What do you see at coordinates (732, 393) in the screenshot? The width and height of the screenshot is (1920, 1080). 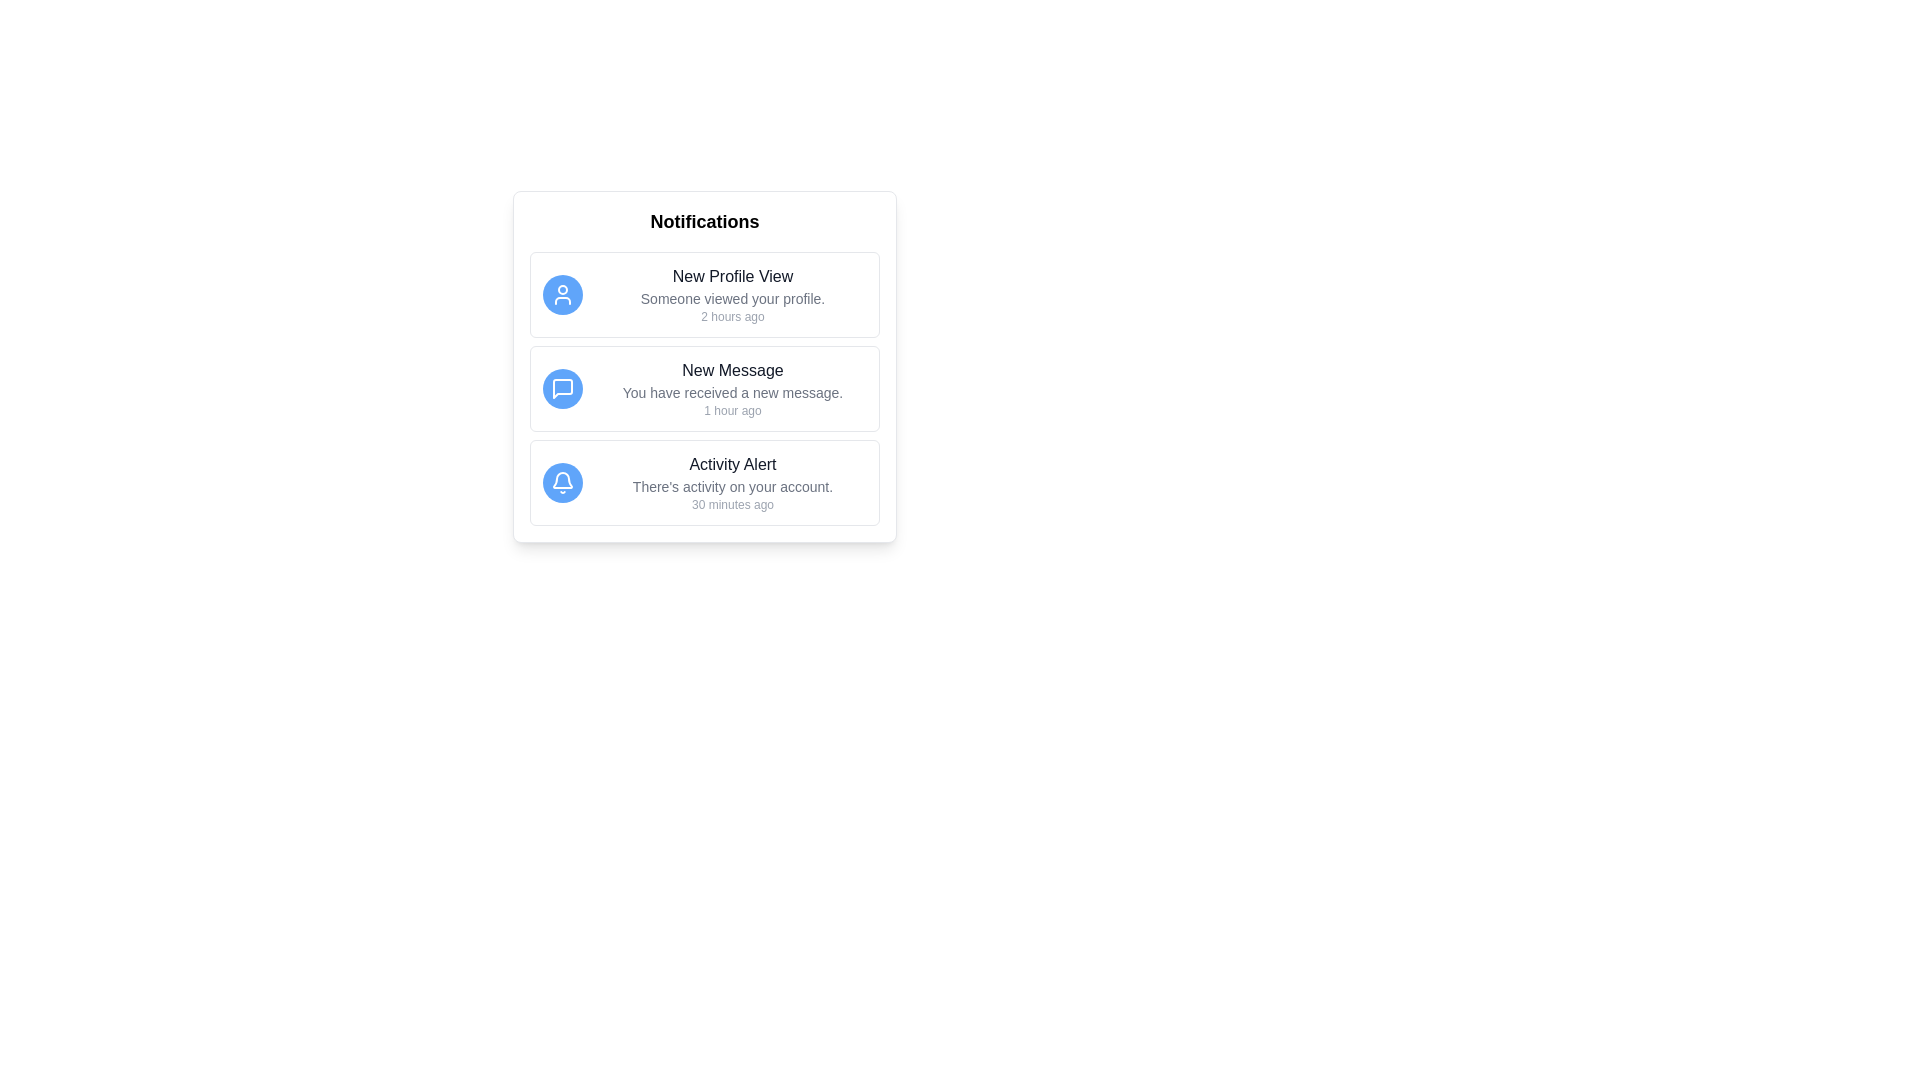 I see `the Text Label that provides additional information regarding the 'New Message' notification, which is located beneath the title 'New Message' and above the timestamp '1 hour ago'` at bounding box center [732, 393].